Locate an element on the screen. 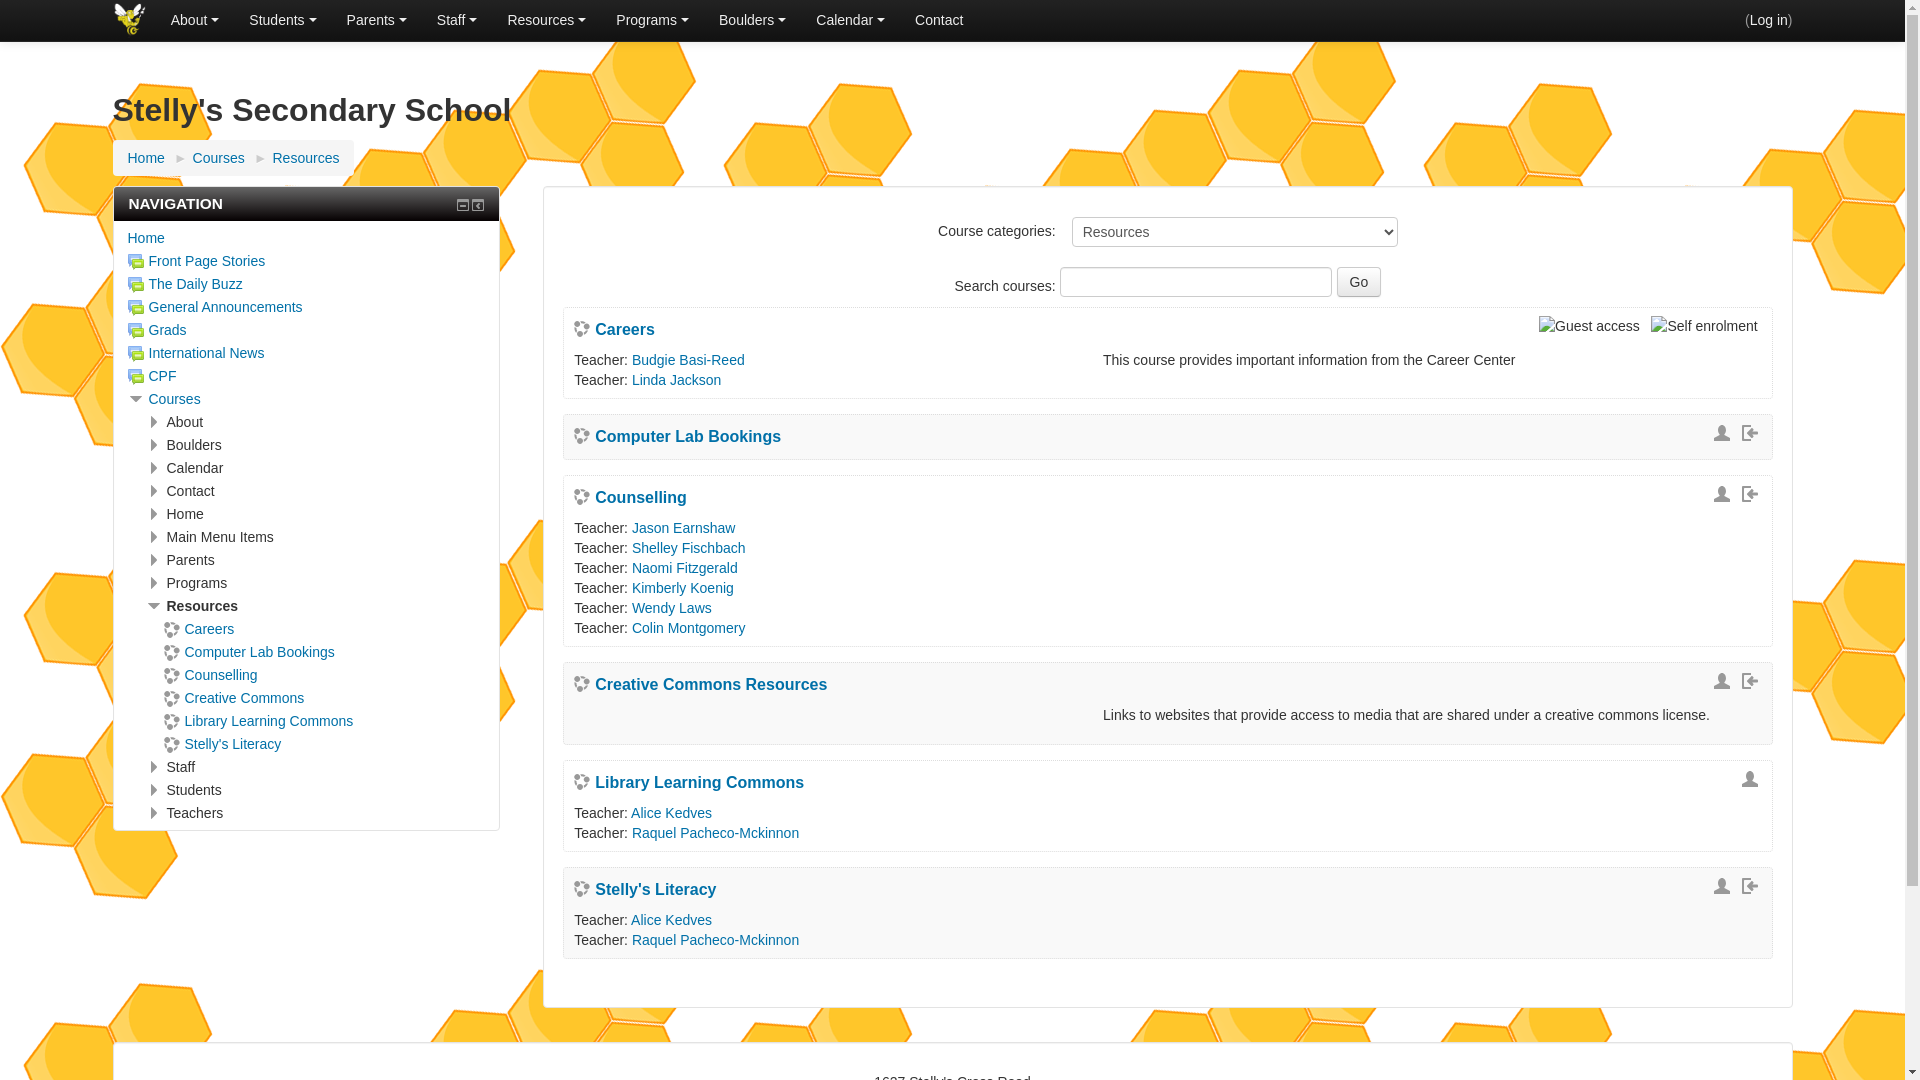 The width and height of the screenshot is (1920, 1080). 'Shelley Fischbach' is located at coordinates (631, 547).